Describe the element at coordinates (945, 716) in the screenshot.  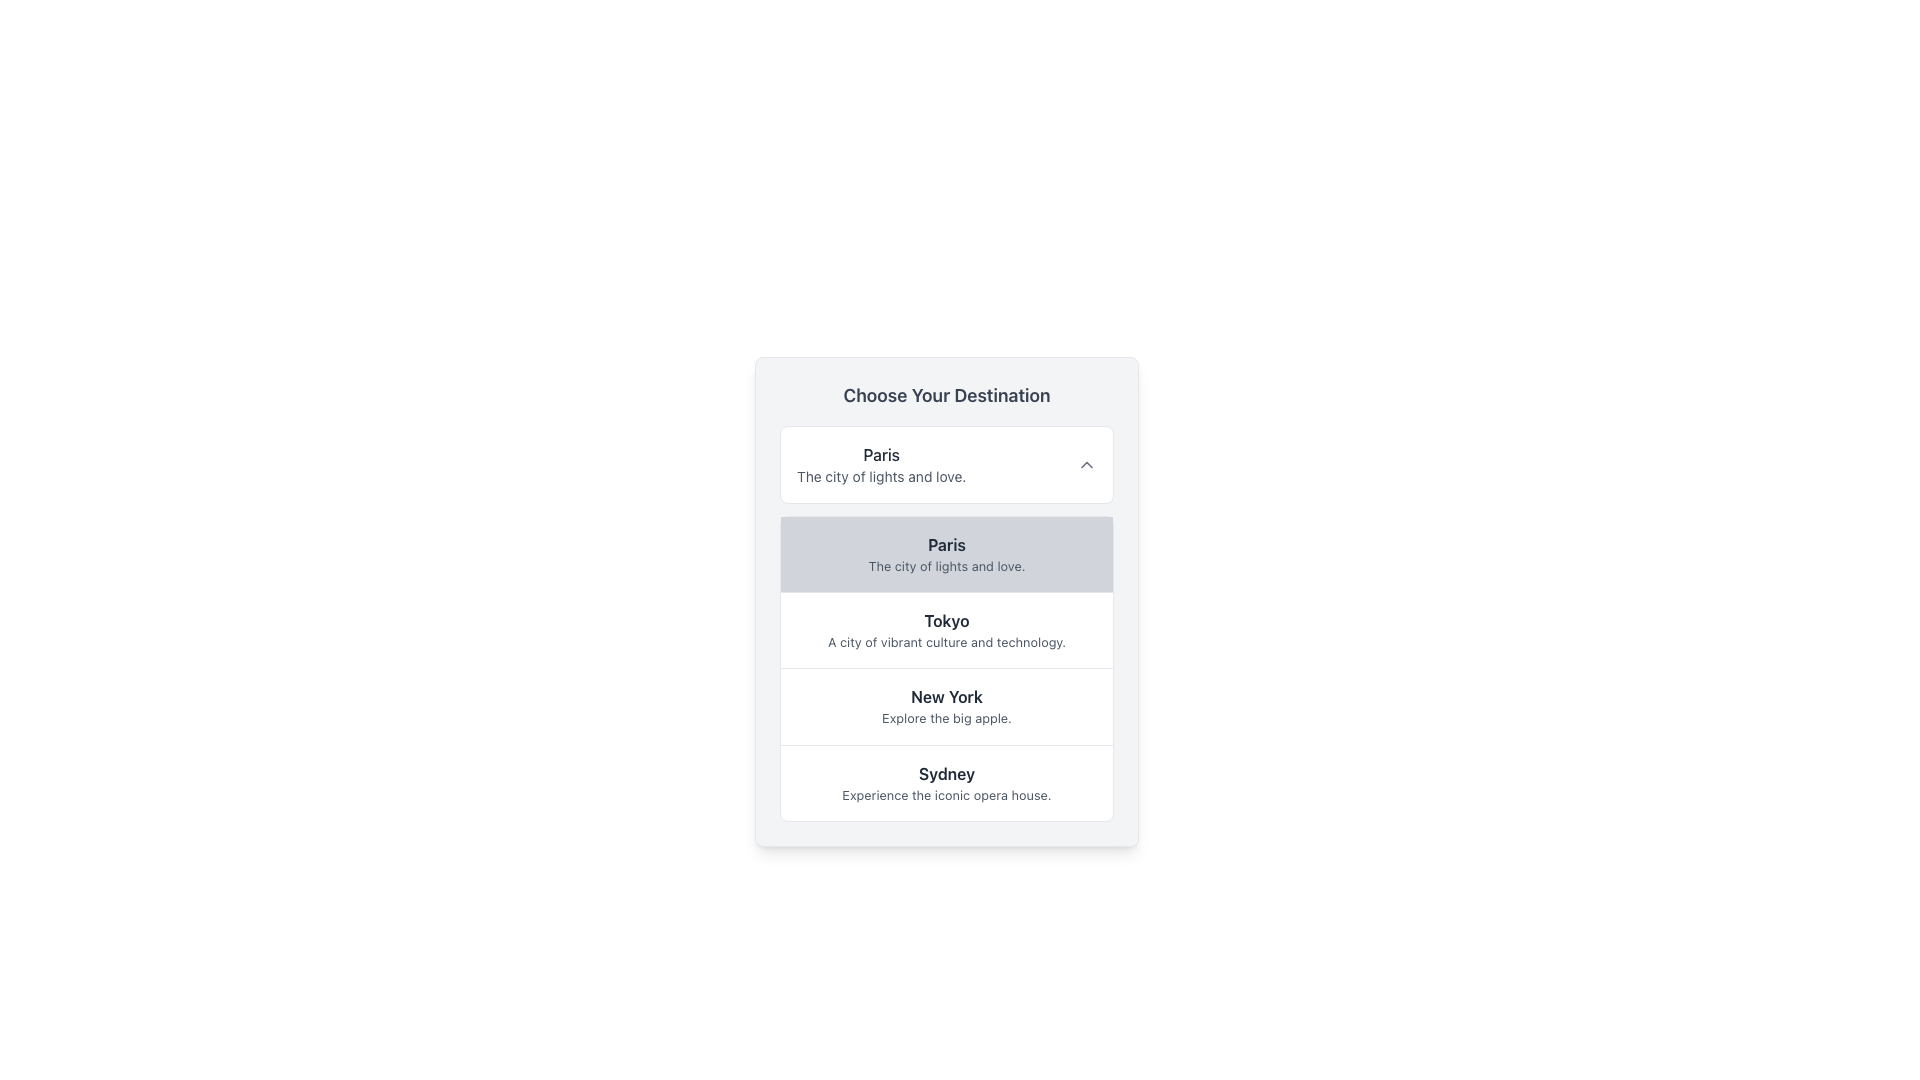
I see `the descriptive text displaying 'Explore the big apple.' which is positioned below the main title 'New York' in the fourth item of the destination list` at that location.